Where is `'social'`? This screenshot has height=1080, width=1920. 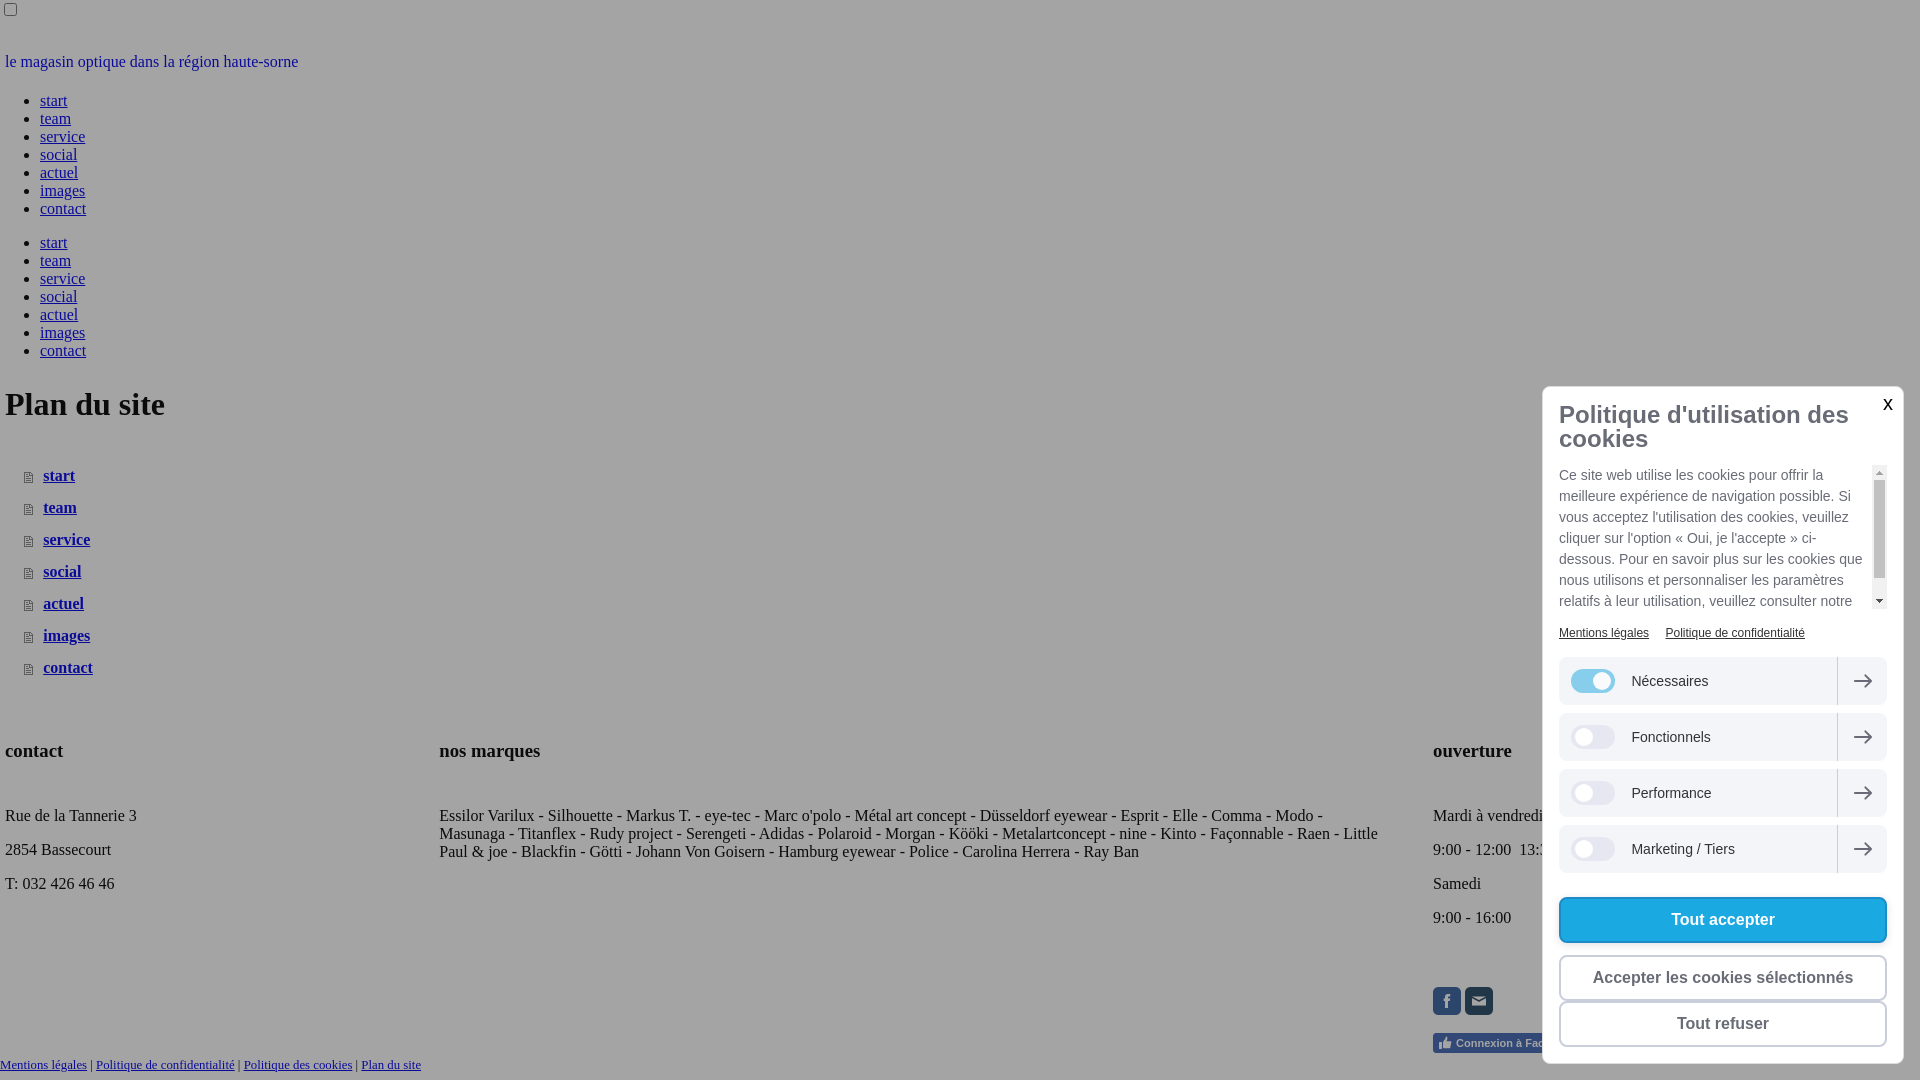 'social' is located at coordinates (58, 153).